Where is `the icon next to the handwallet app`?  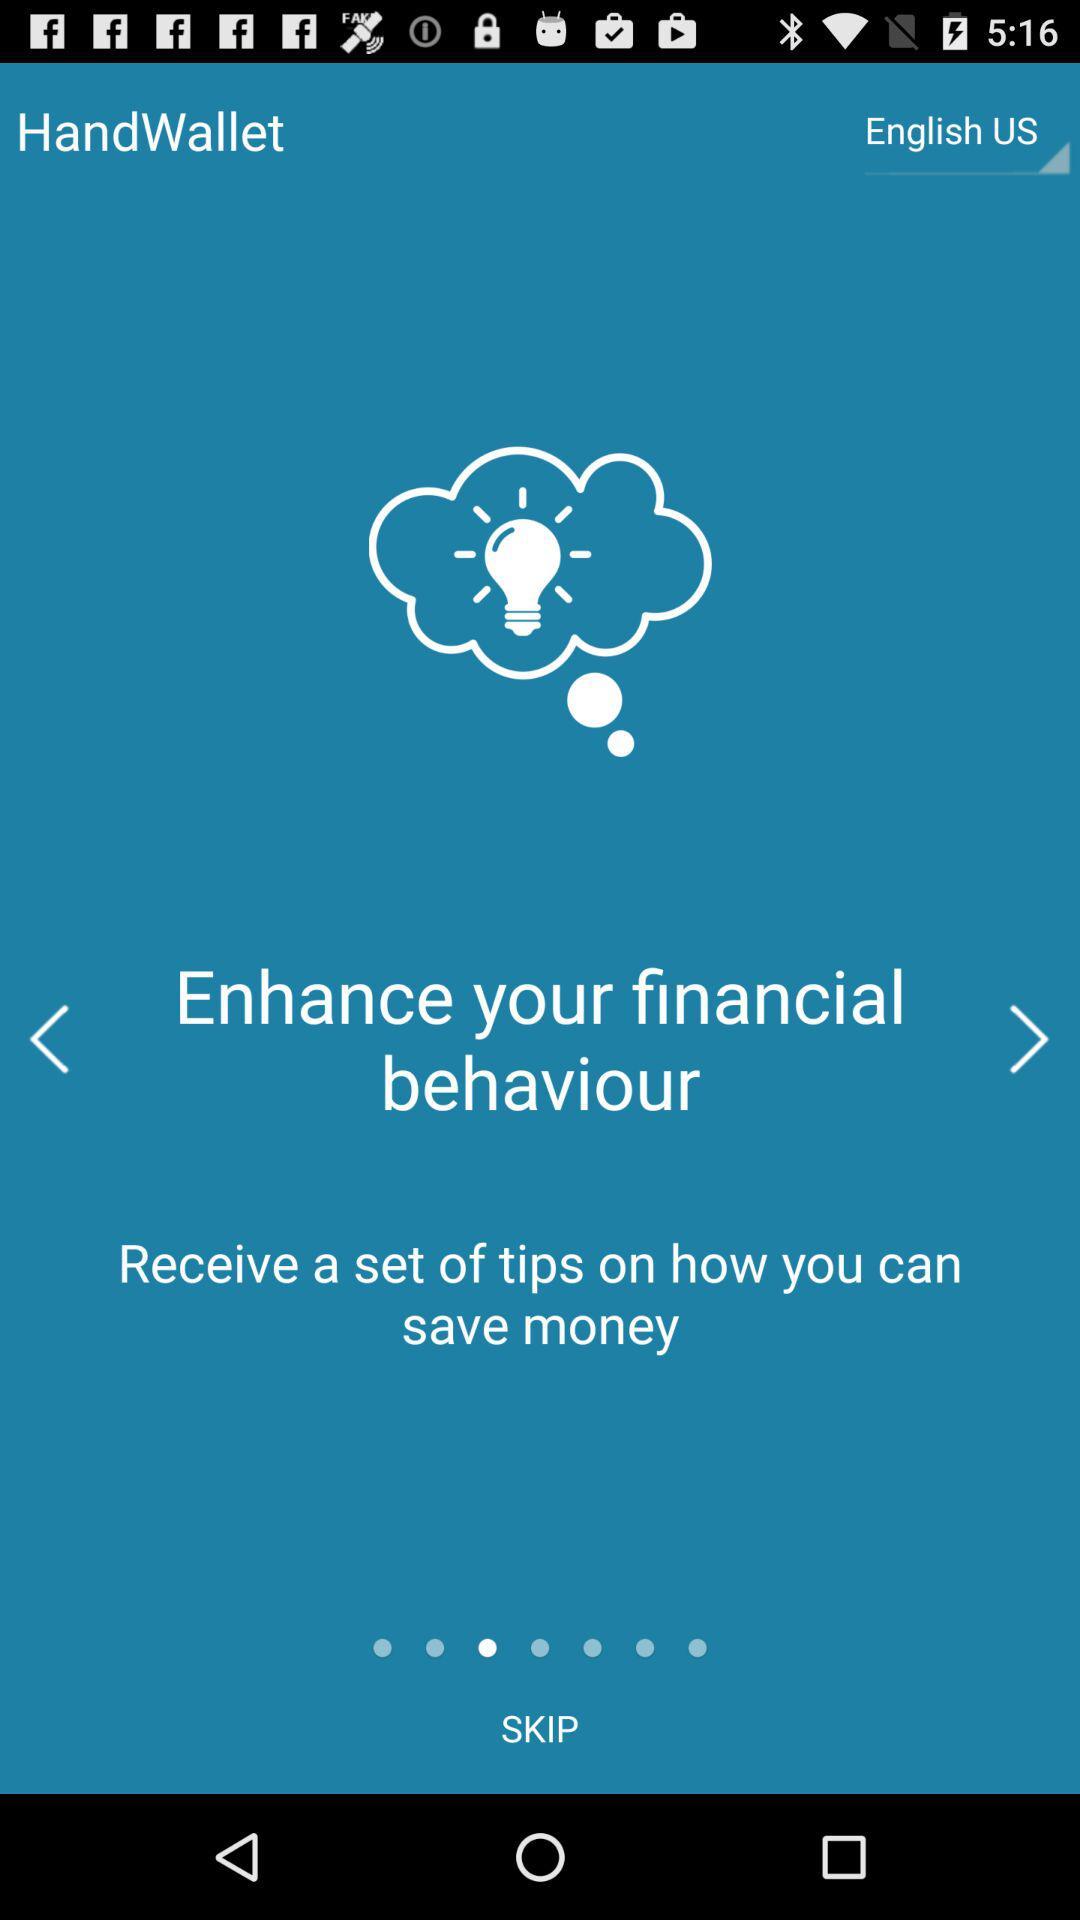 the icon next to the handwallet app is located at coordinates (966, 129).